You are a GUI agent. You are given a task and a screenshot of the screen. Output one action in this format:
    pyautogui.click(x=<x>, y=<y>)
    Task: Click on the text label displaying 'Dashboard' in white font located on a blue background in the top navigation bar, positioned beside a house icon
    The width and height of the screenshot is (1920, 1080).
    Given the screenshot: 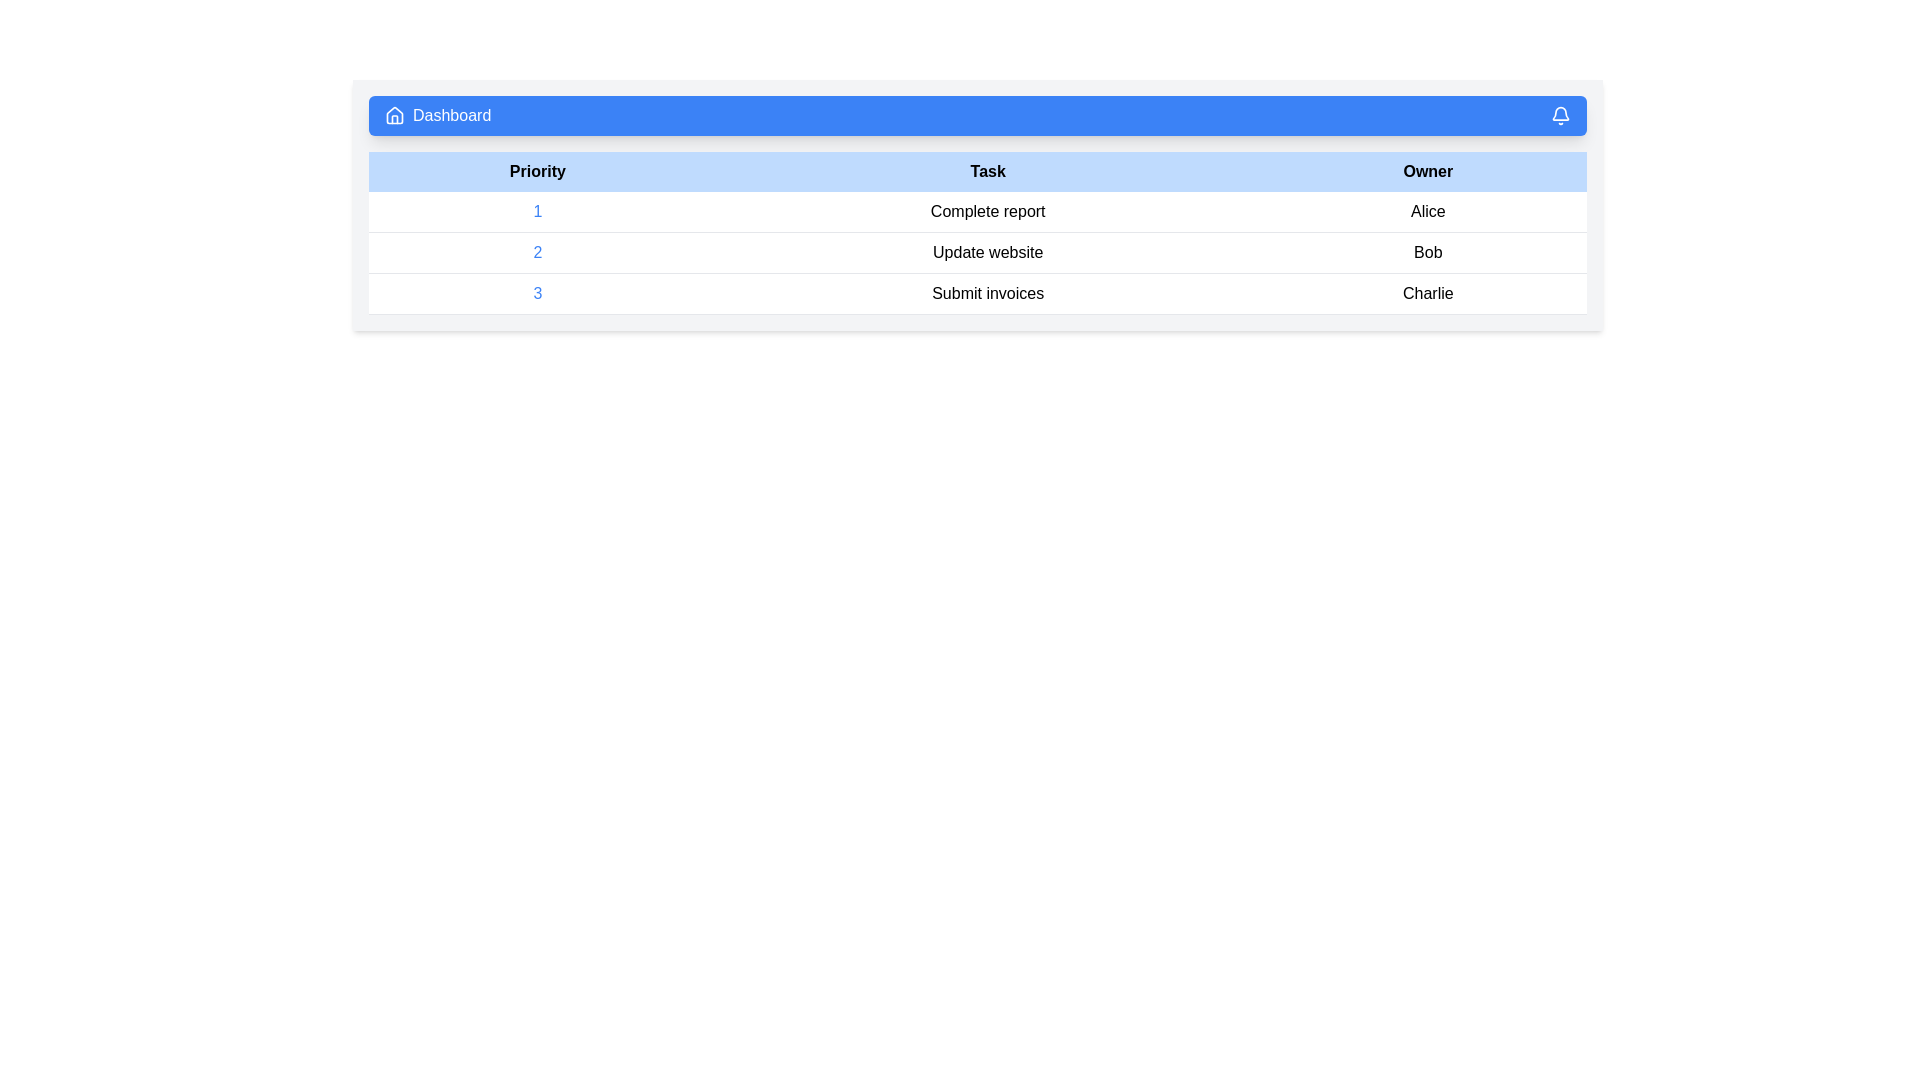 What is the action you would take?
    pyautogui.click(x=451, y=115)
    